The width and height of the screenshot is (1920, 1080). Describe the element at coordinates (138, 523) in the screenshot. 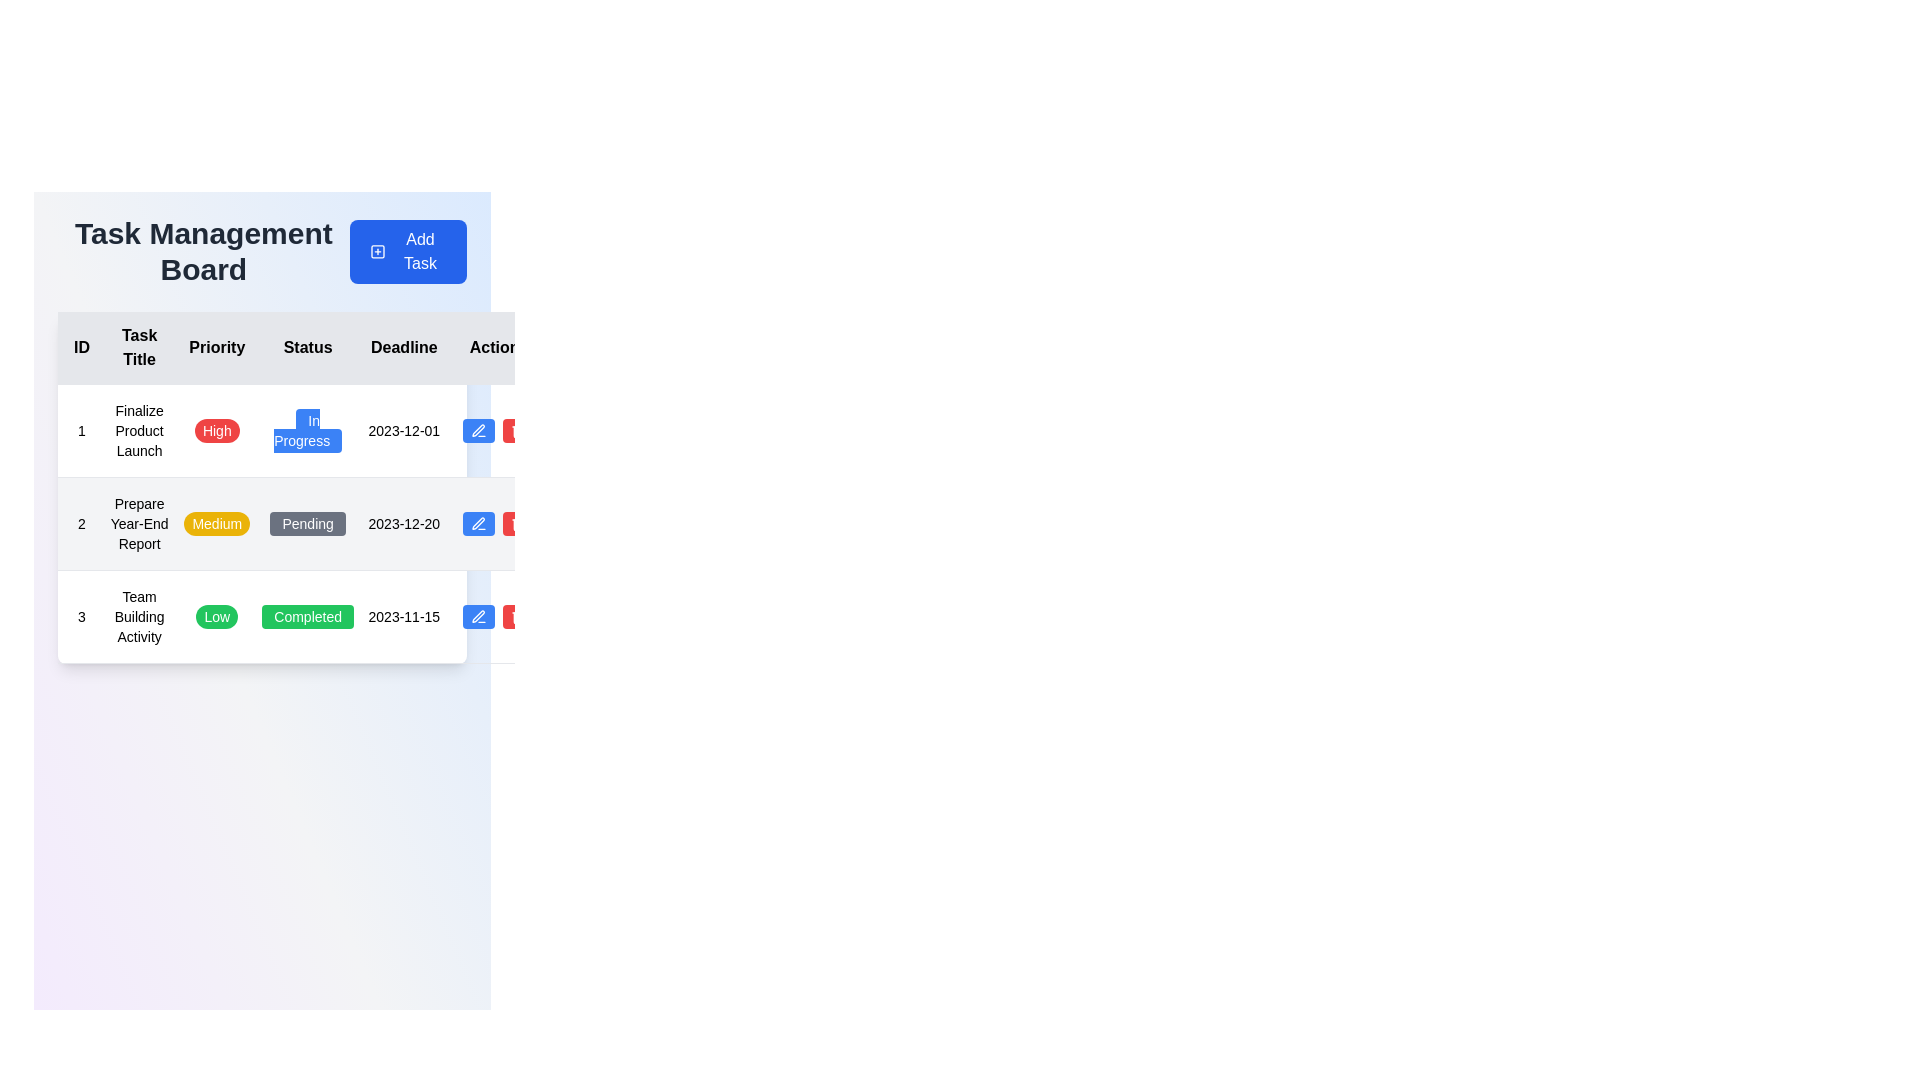

I see `text from the text label displaying 'Prepare Year-End Report', which is located in the second row of the 'Task Title' column in the task management table` at that location.